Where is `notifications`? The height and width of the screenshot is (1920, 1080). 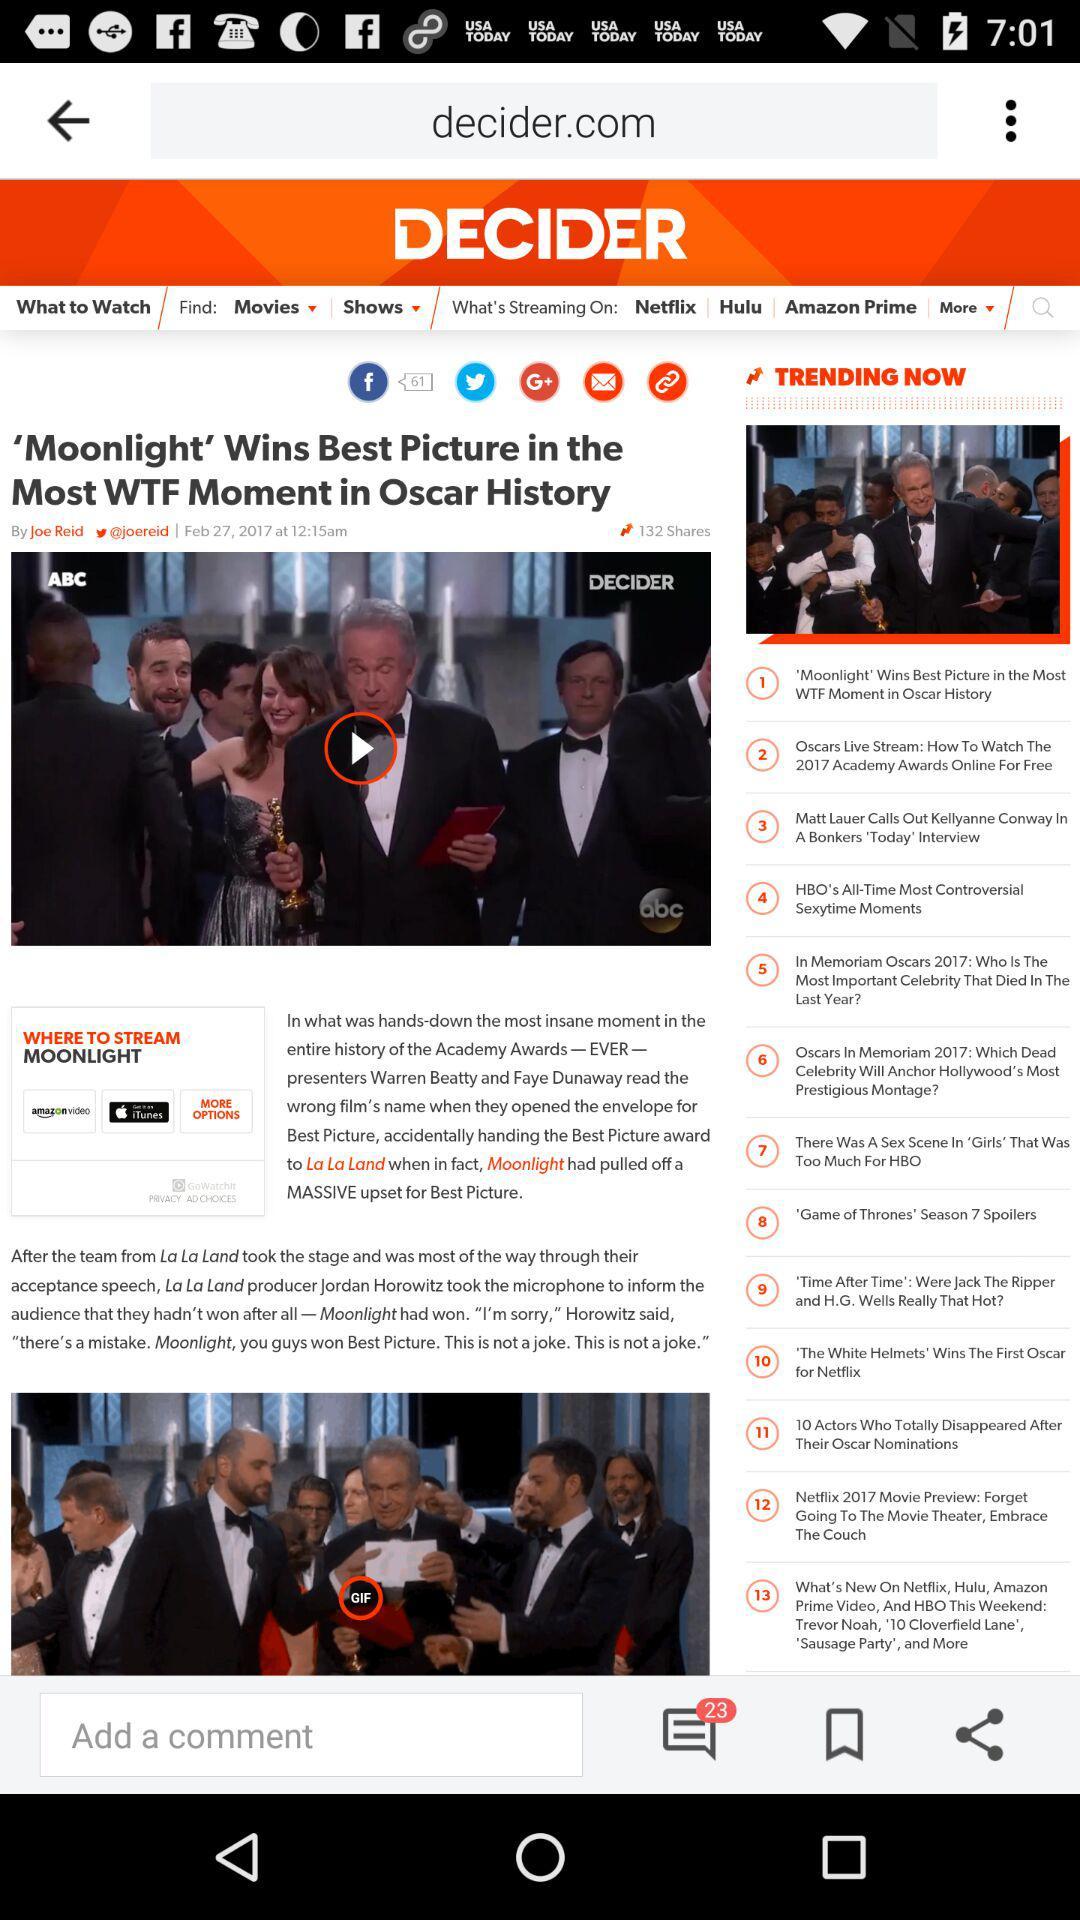 notifications is located at coordinates (690, 1733).